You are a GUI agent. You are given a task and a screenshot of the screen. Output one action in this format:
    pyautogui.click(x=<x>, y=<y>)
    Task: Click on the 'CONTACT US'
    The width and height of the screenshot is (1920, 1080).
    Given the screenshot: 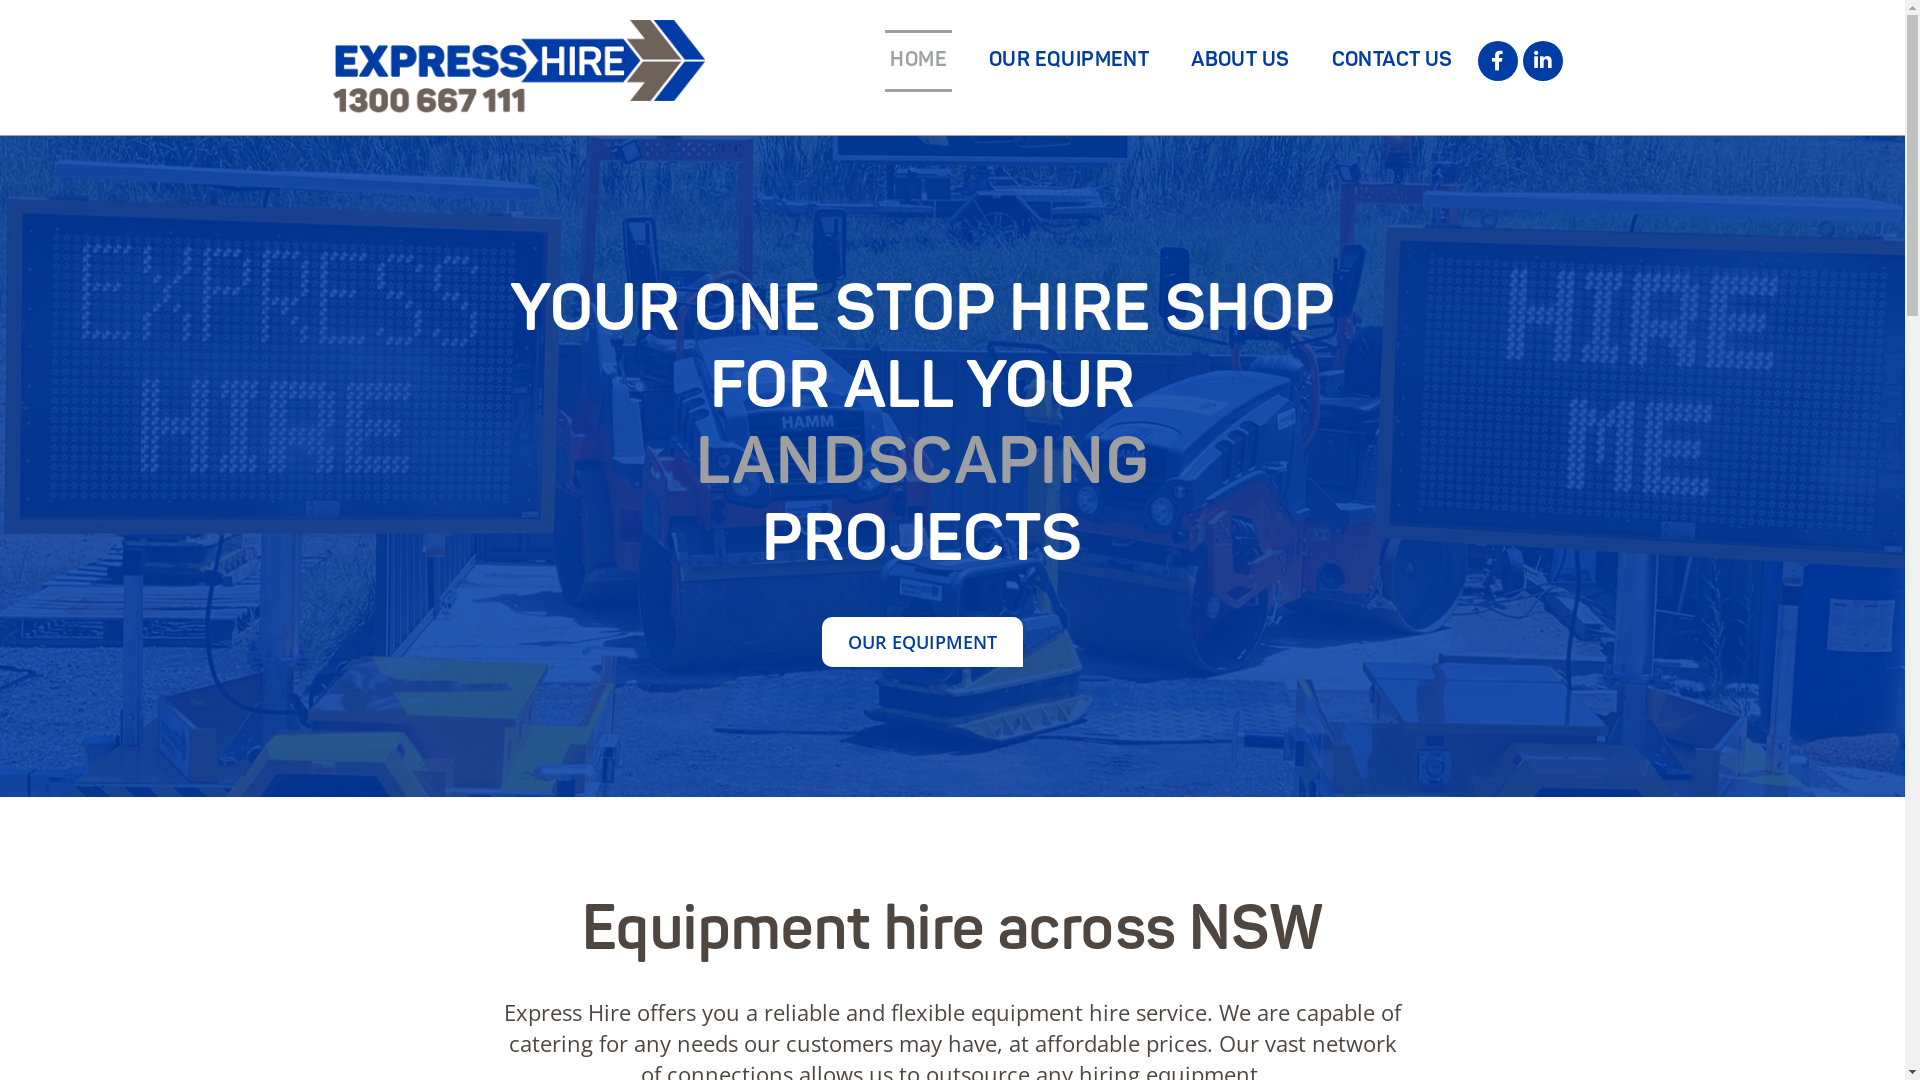 What is the action you would take?
    pyautogui.click(x=1390, y=60)
    